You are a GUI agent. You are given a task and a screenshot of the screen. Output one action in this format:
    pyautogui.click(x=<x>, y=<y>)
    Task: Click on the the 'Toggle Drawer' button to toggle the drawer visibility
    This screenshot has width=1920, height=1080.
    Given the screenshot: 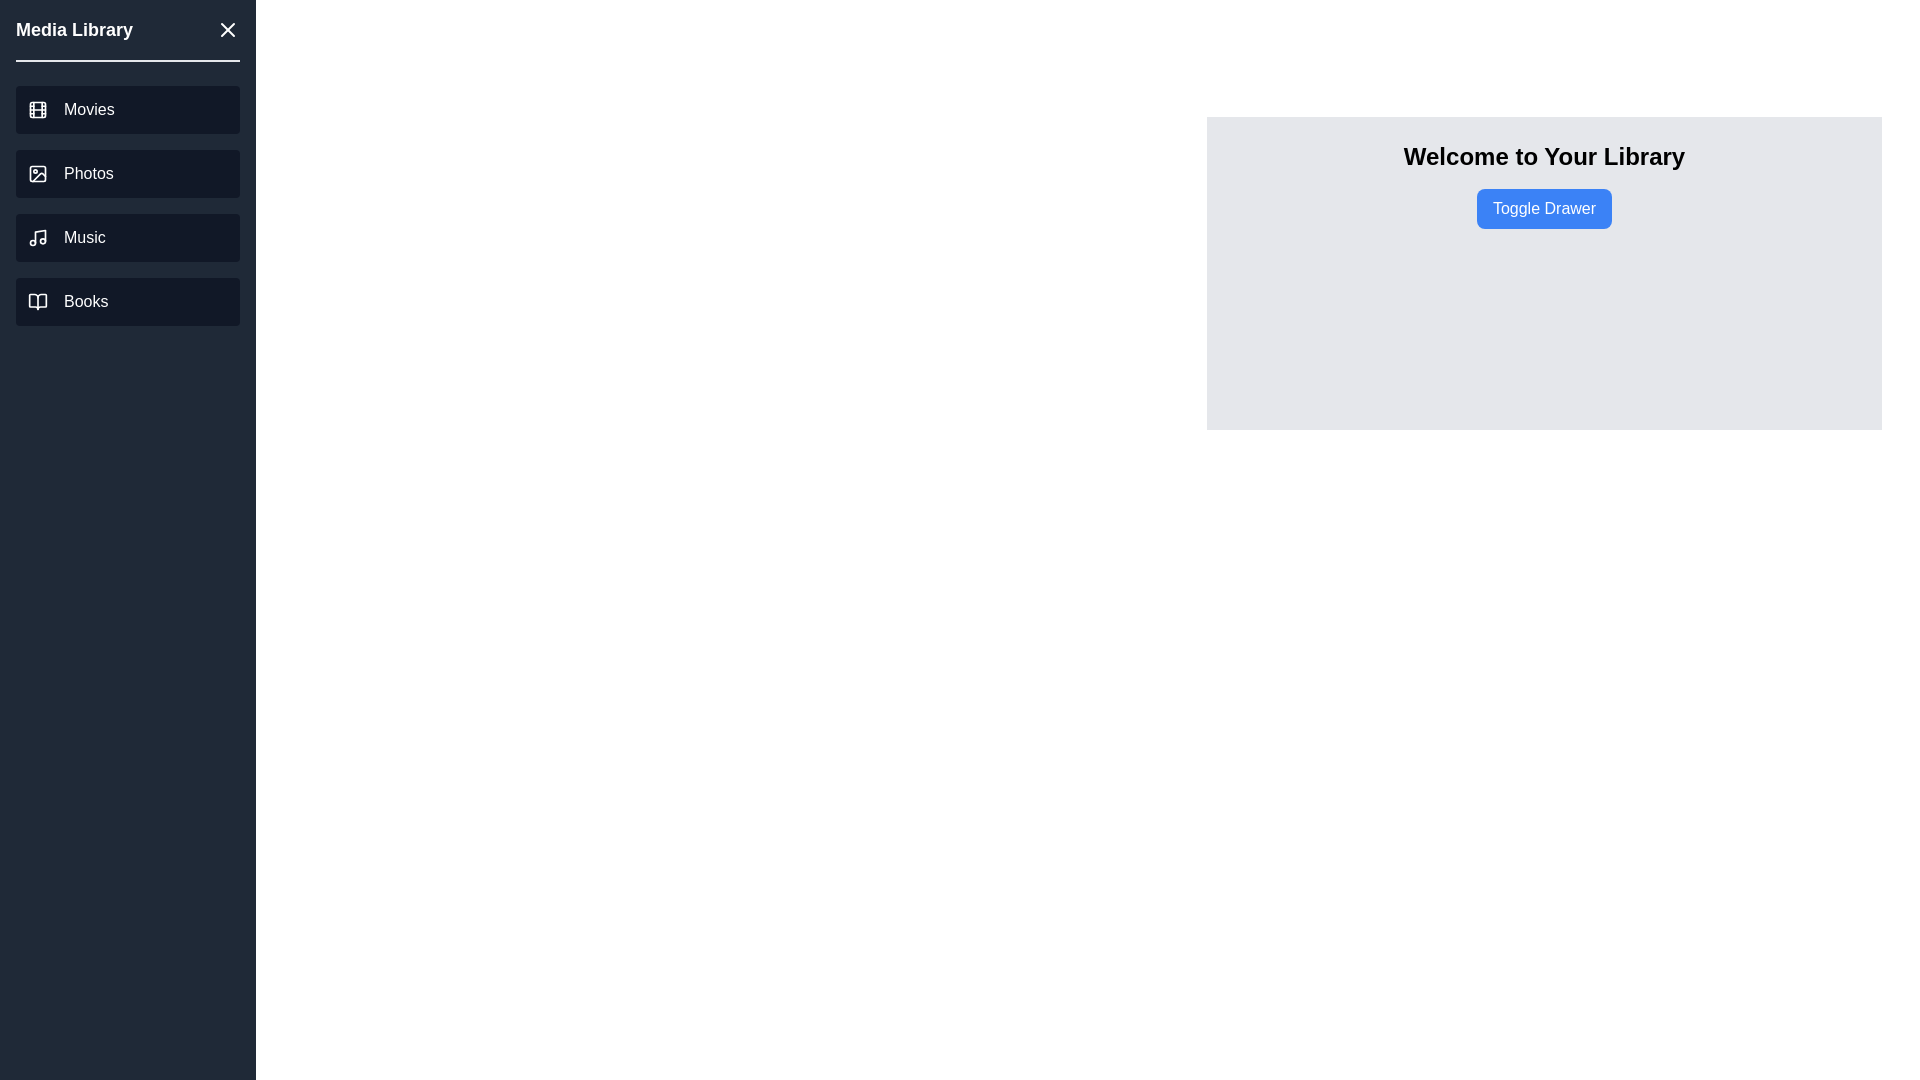 What is the action you would take?
    pyautogui.click(x=1543, y=208)
    